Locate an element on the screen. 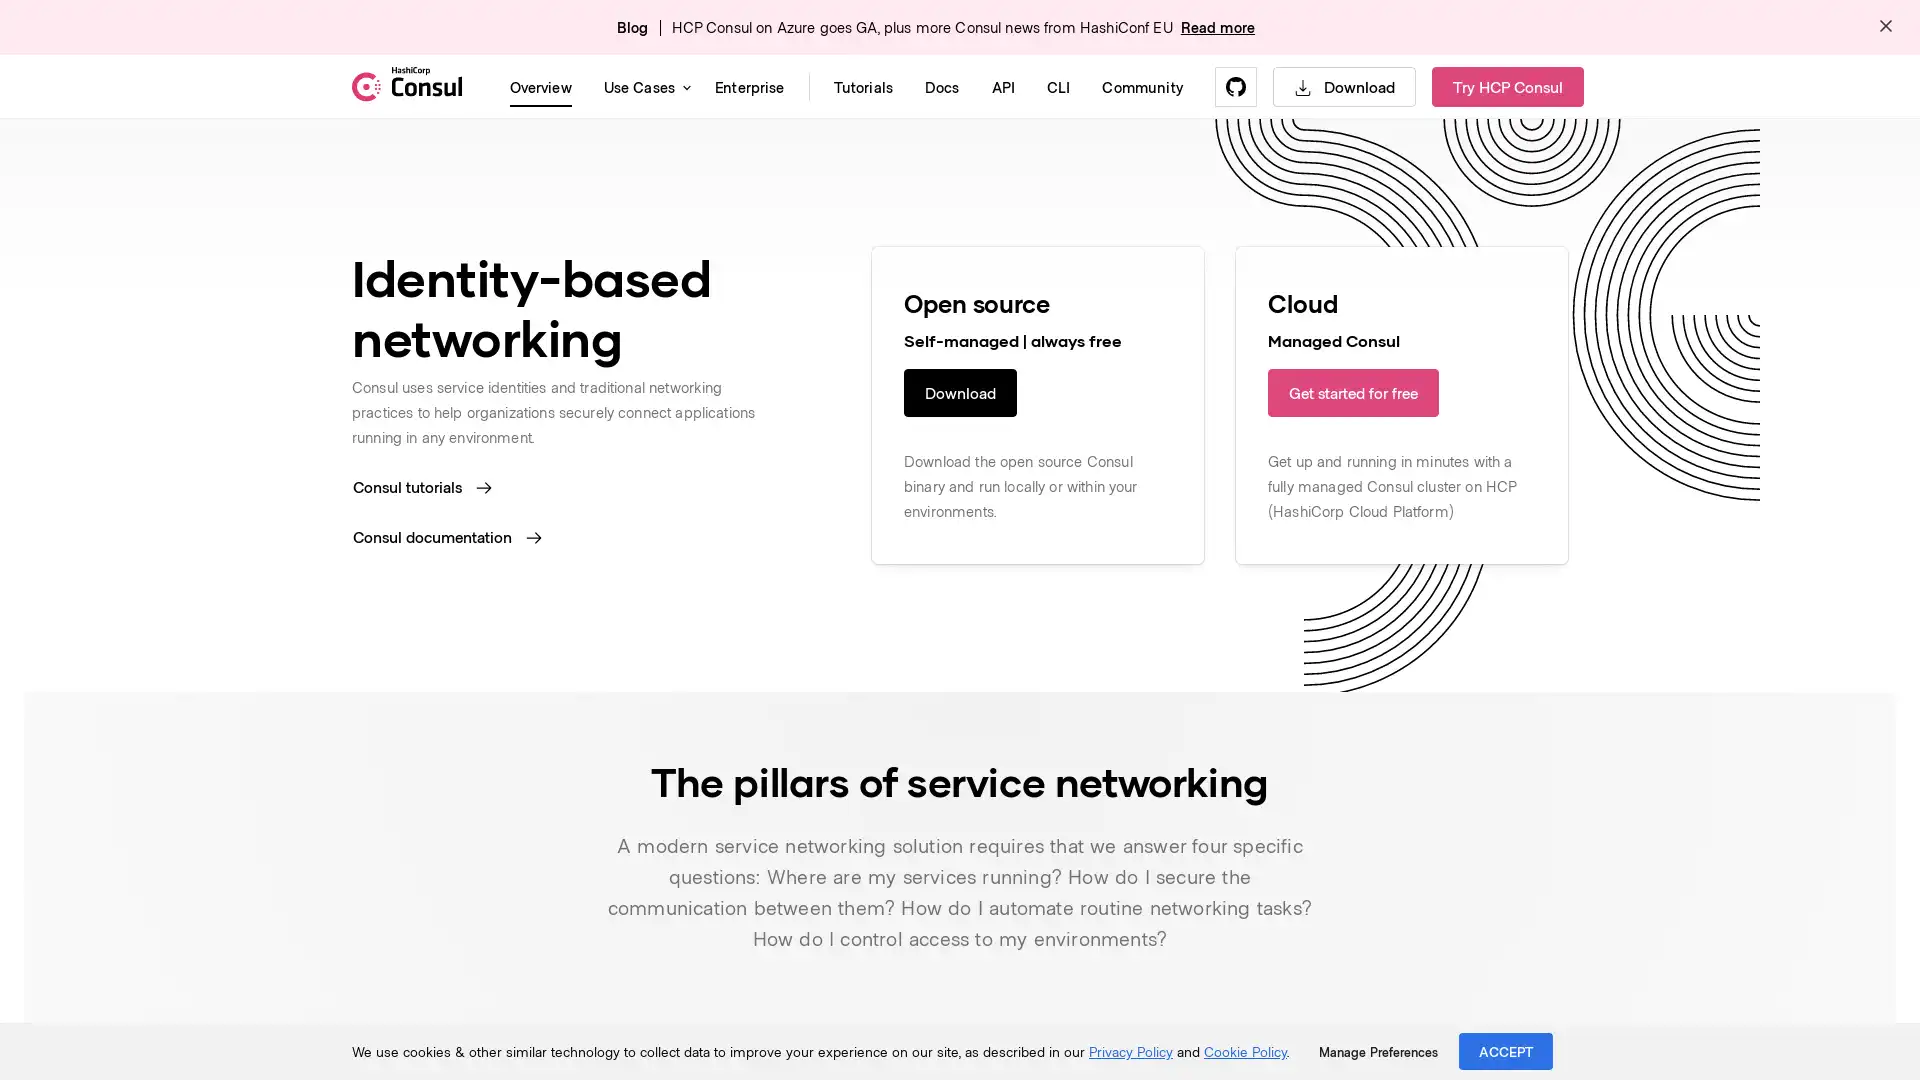 Image resolution: width=1920 pixels, height=1080 pixels. ACCEPT is located at coordinates (1506, 1050).